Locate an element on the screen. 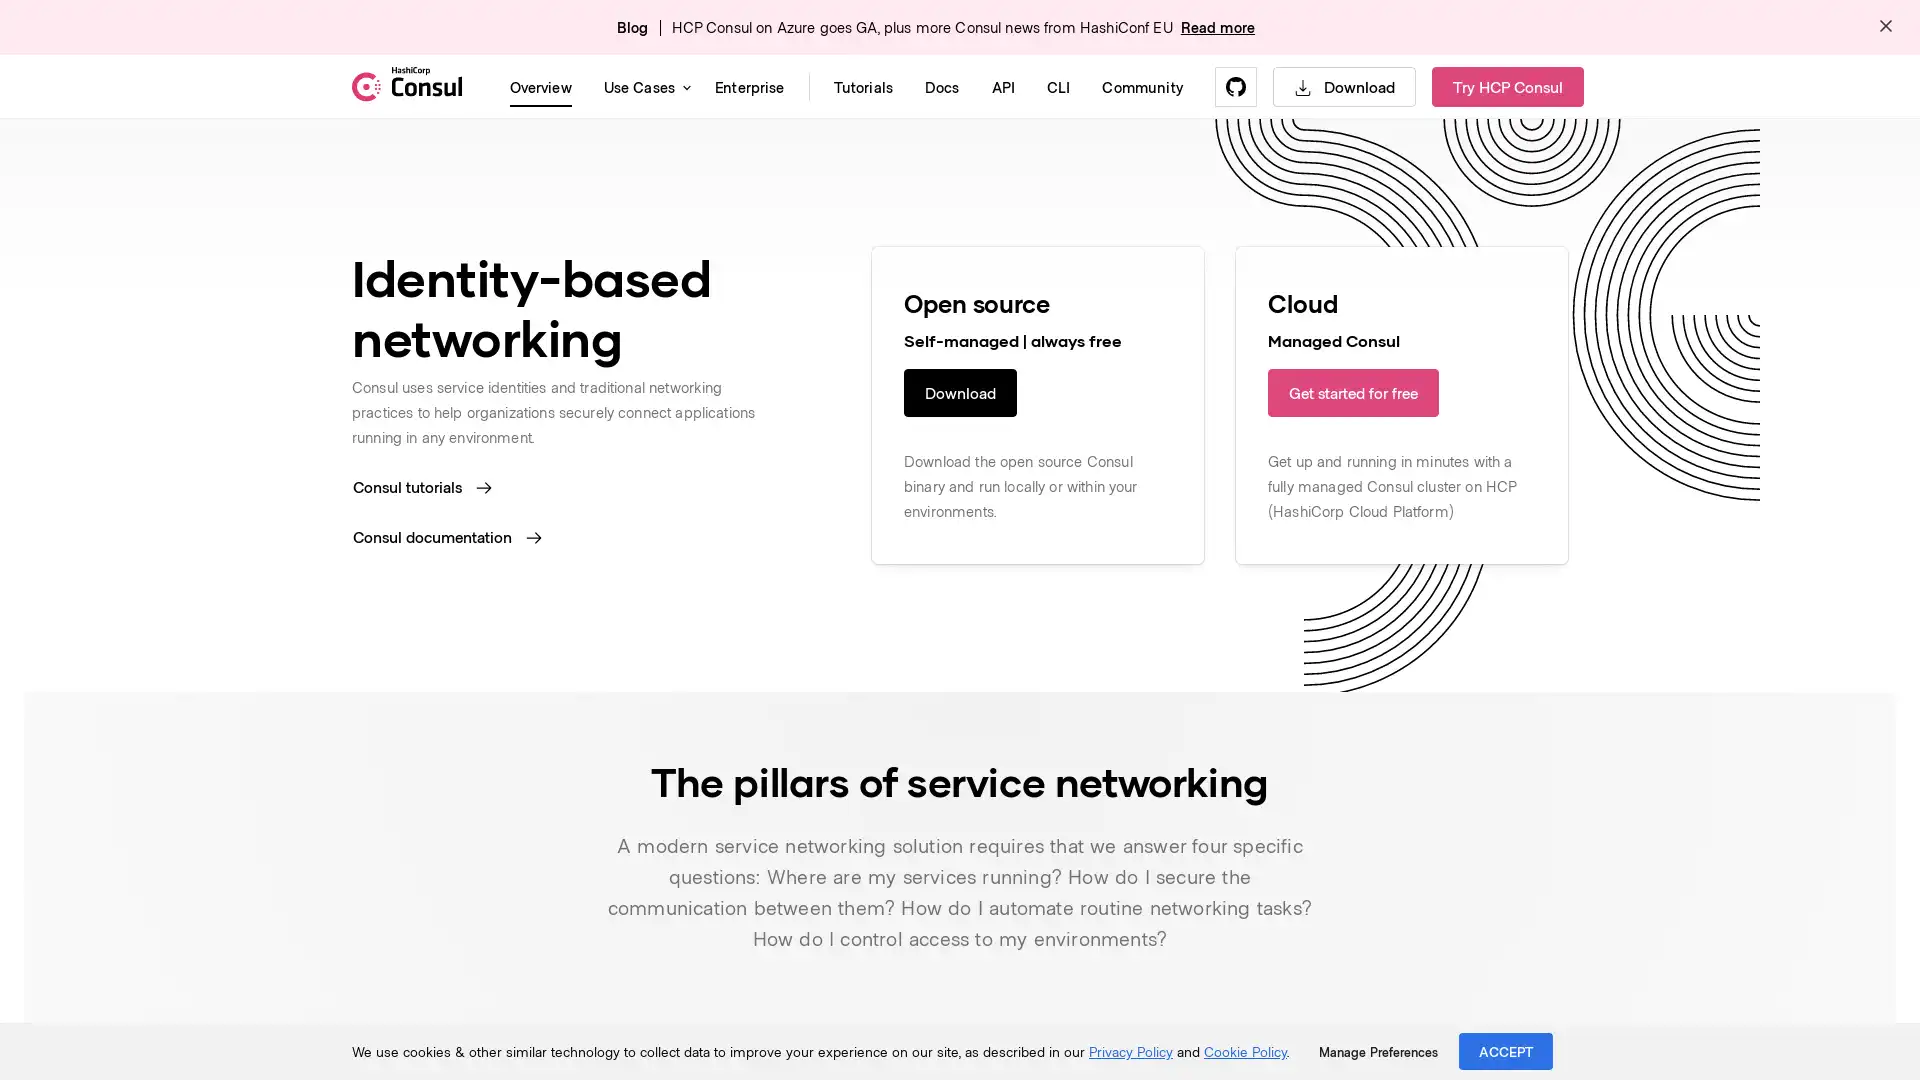 Image resolution: width=1920 pixels, height=1080 pixels. ACCEPT is located at coordinates (1506, 1050).